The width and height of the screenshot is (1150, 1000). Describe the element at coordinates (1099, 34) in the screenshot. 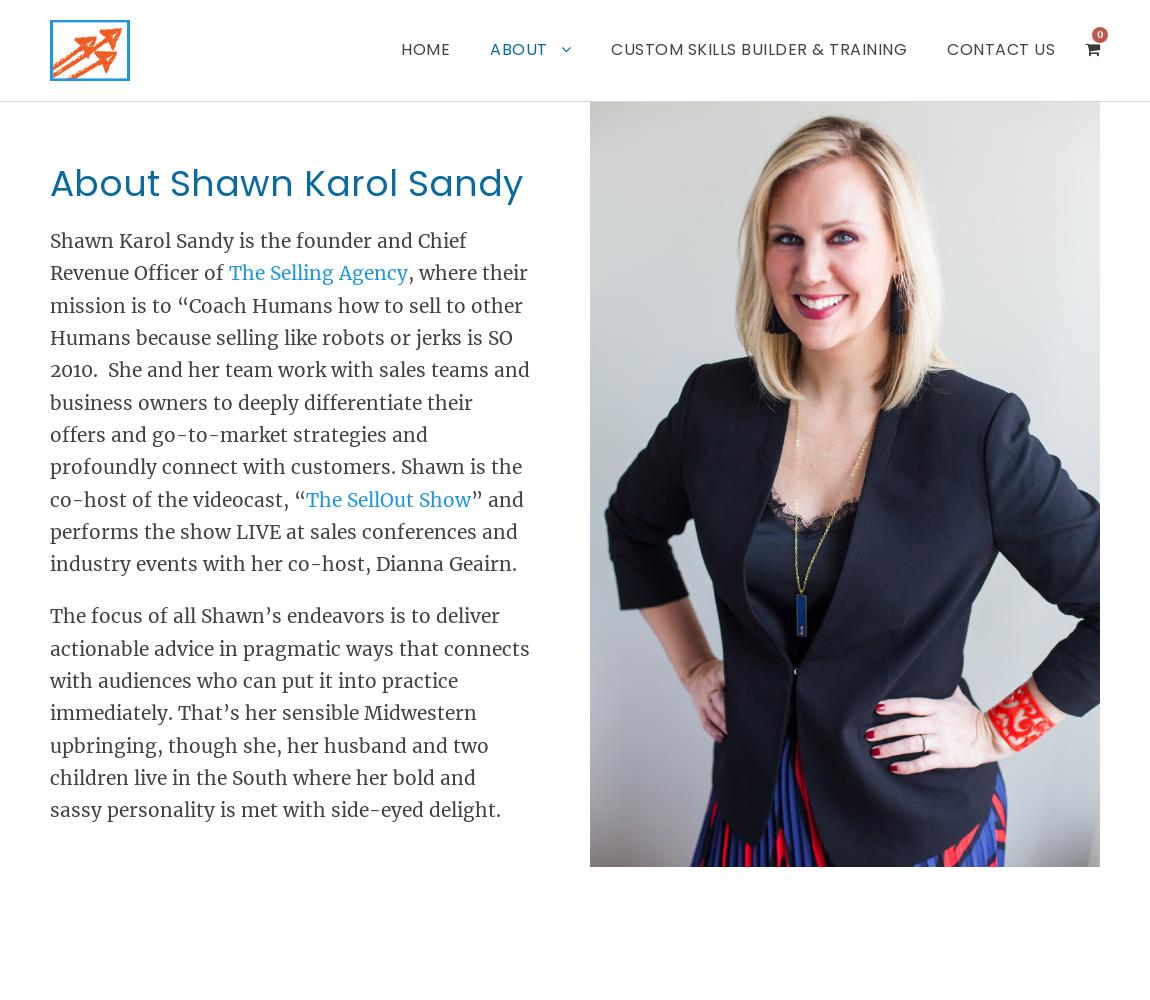

I see `'0'` at that location.